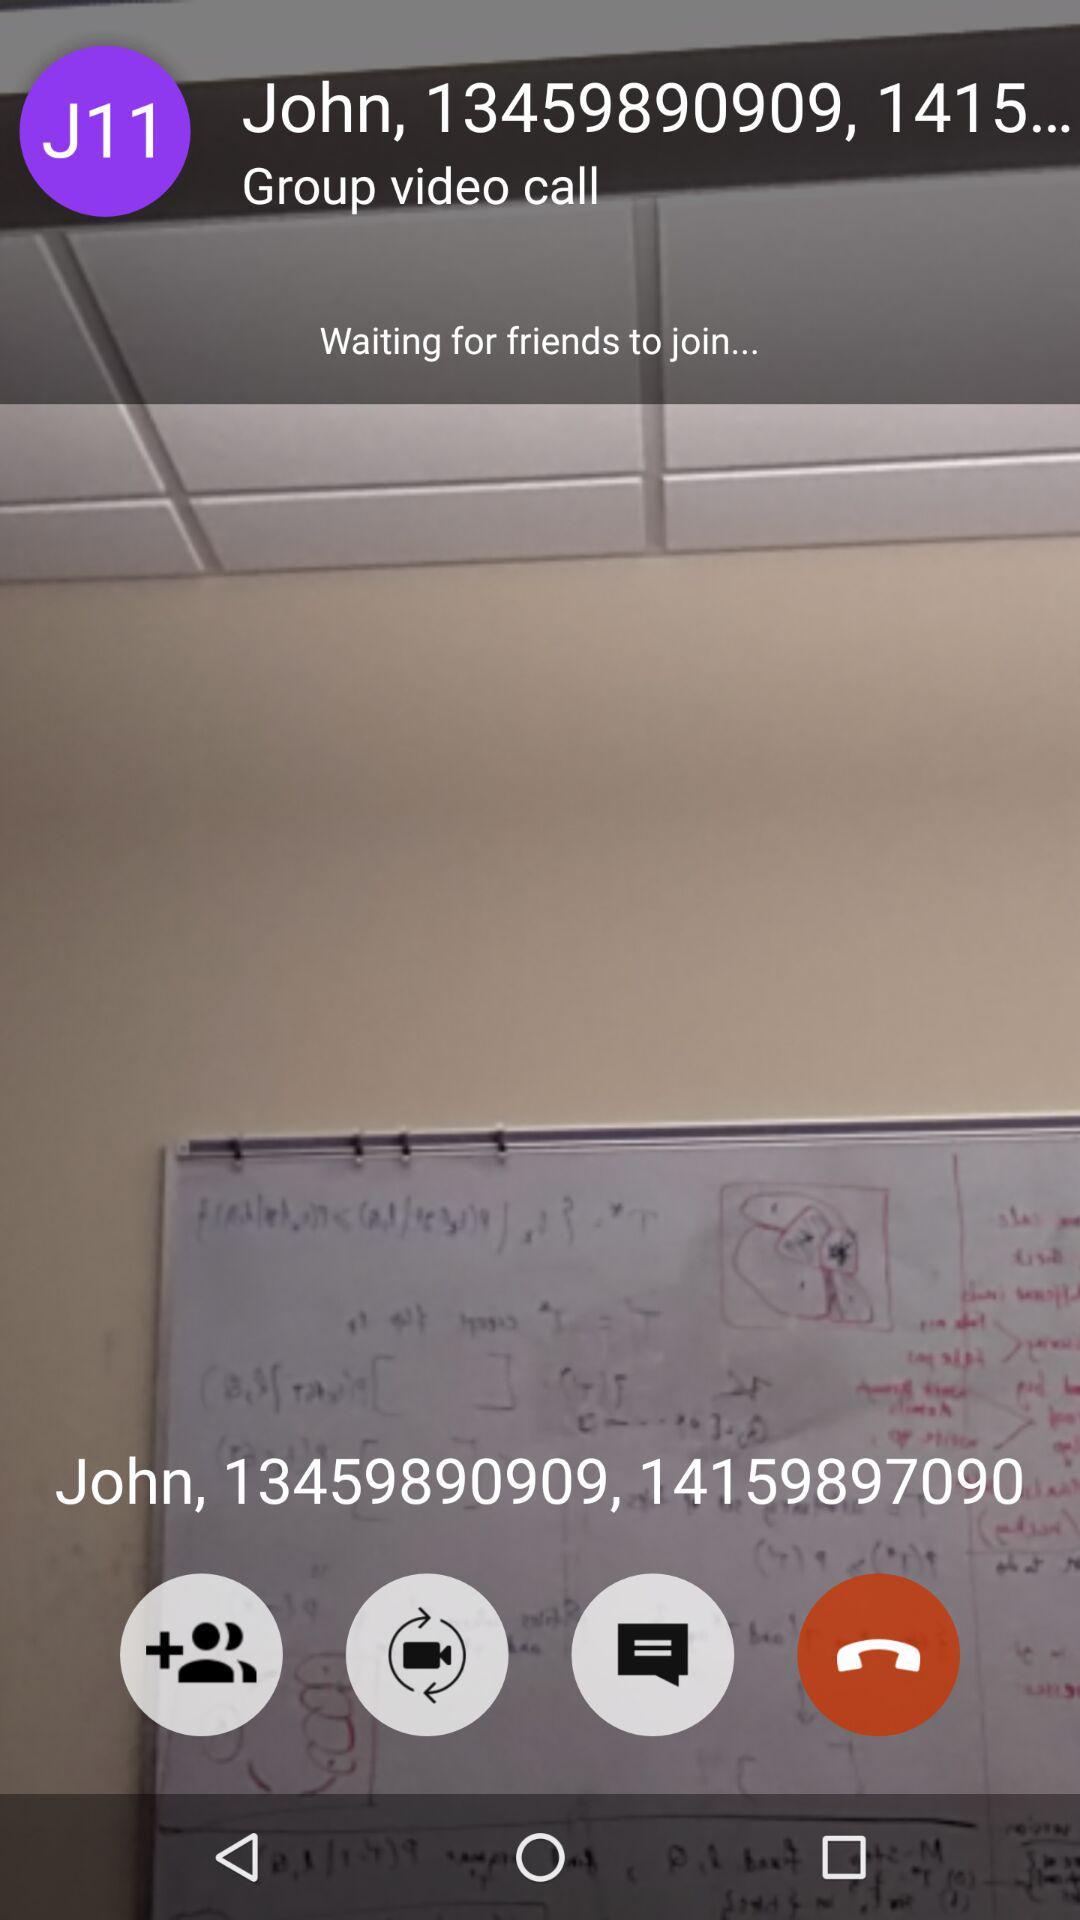 The width and height of the screenshot is (1080, 1920). What do you see at coordinates (652, 1654) in the screenshot?
I see `the chat icon` at bounding box center [652, 1654].